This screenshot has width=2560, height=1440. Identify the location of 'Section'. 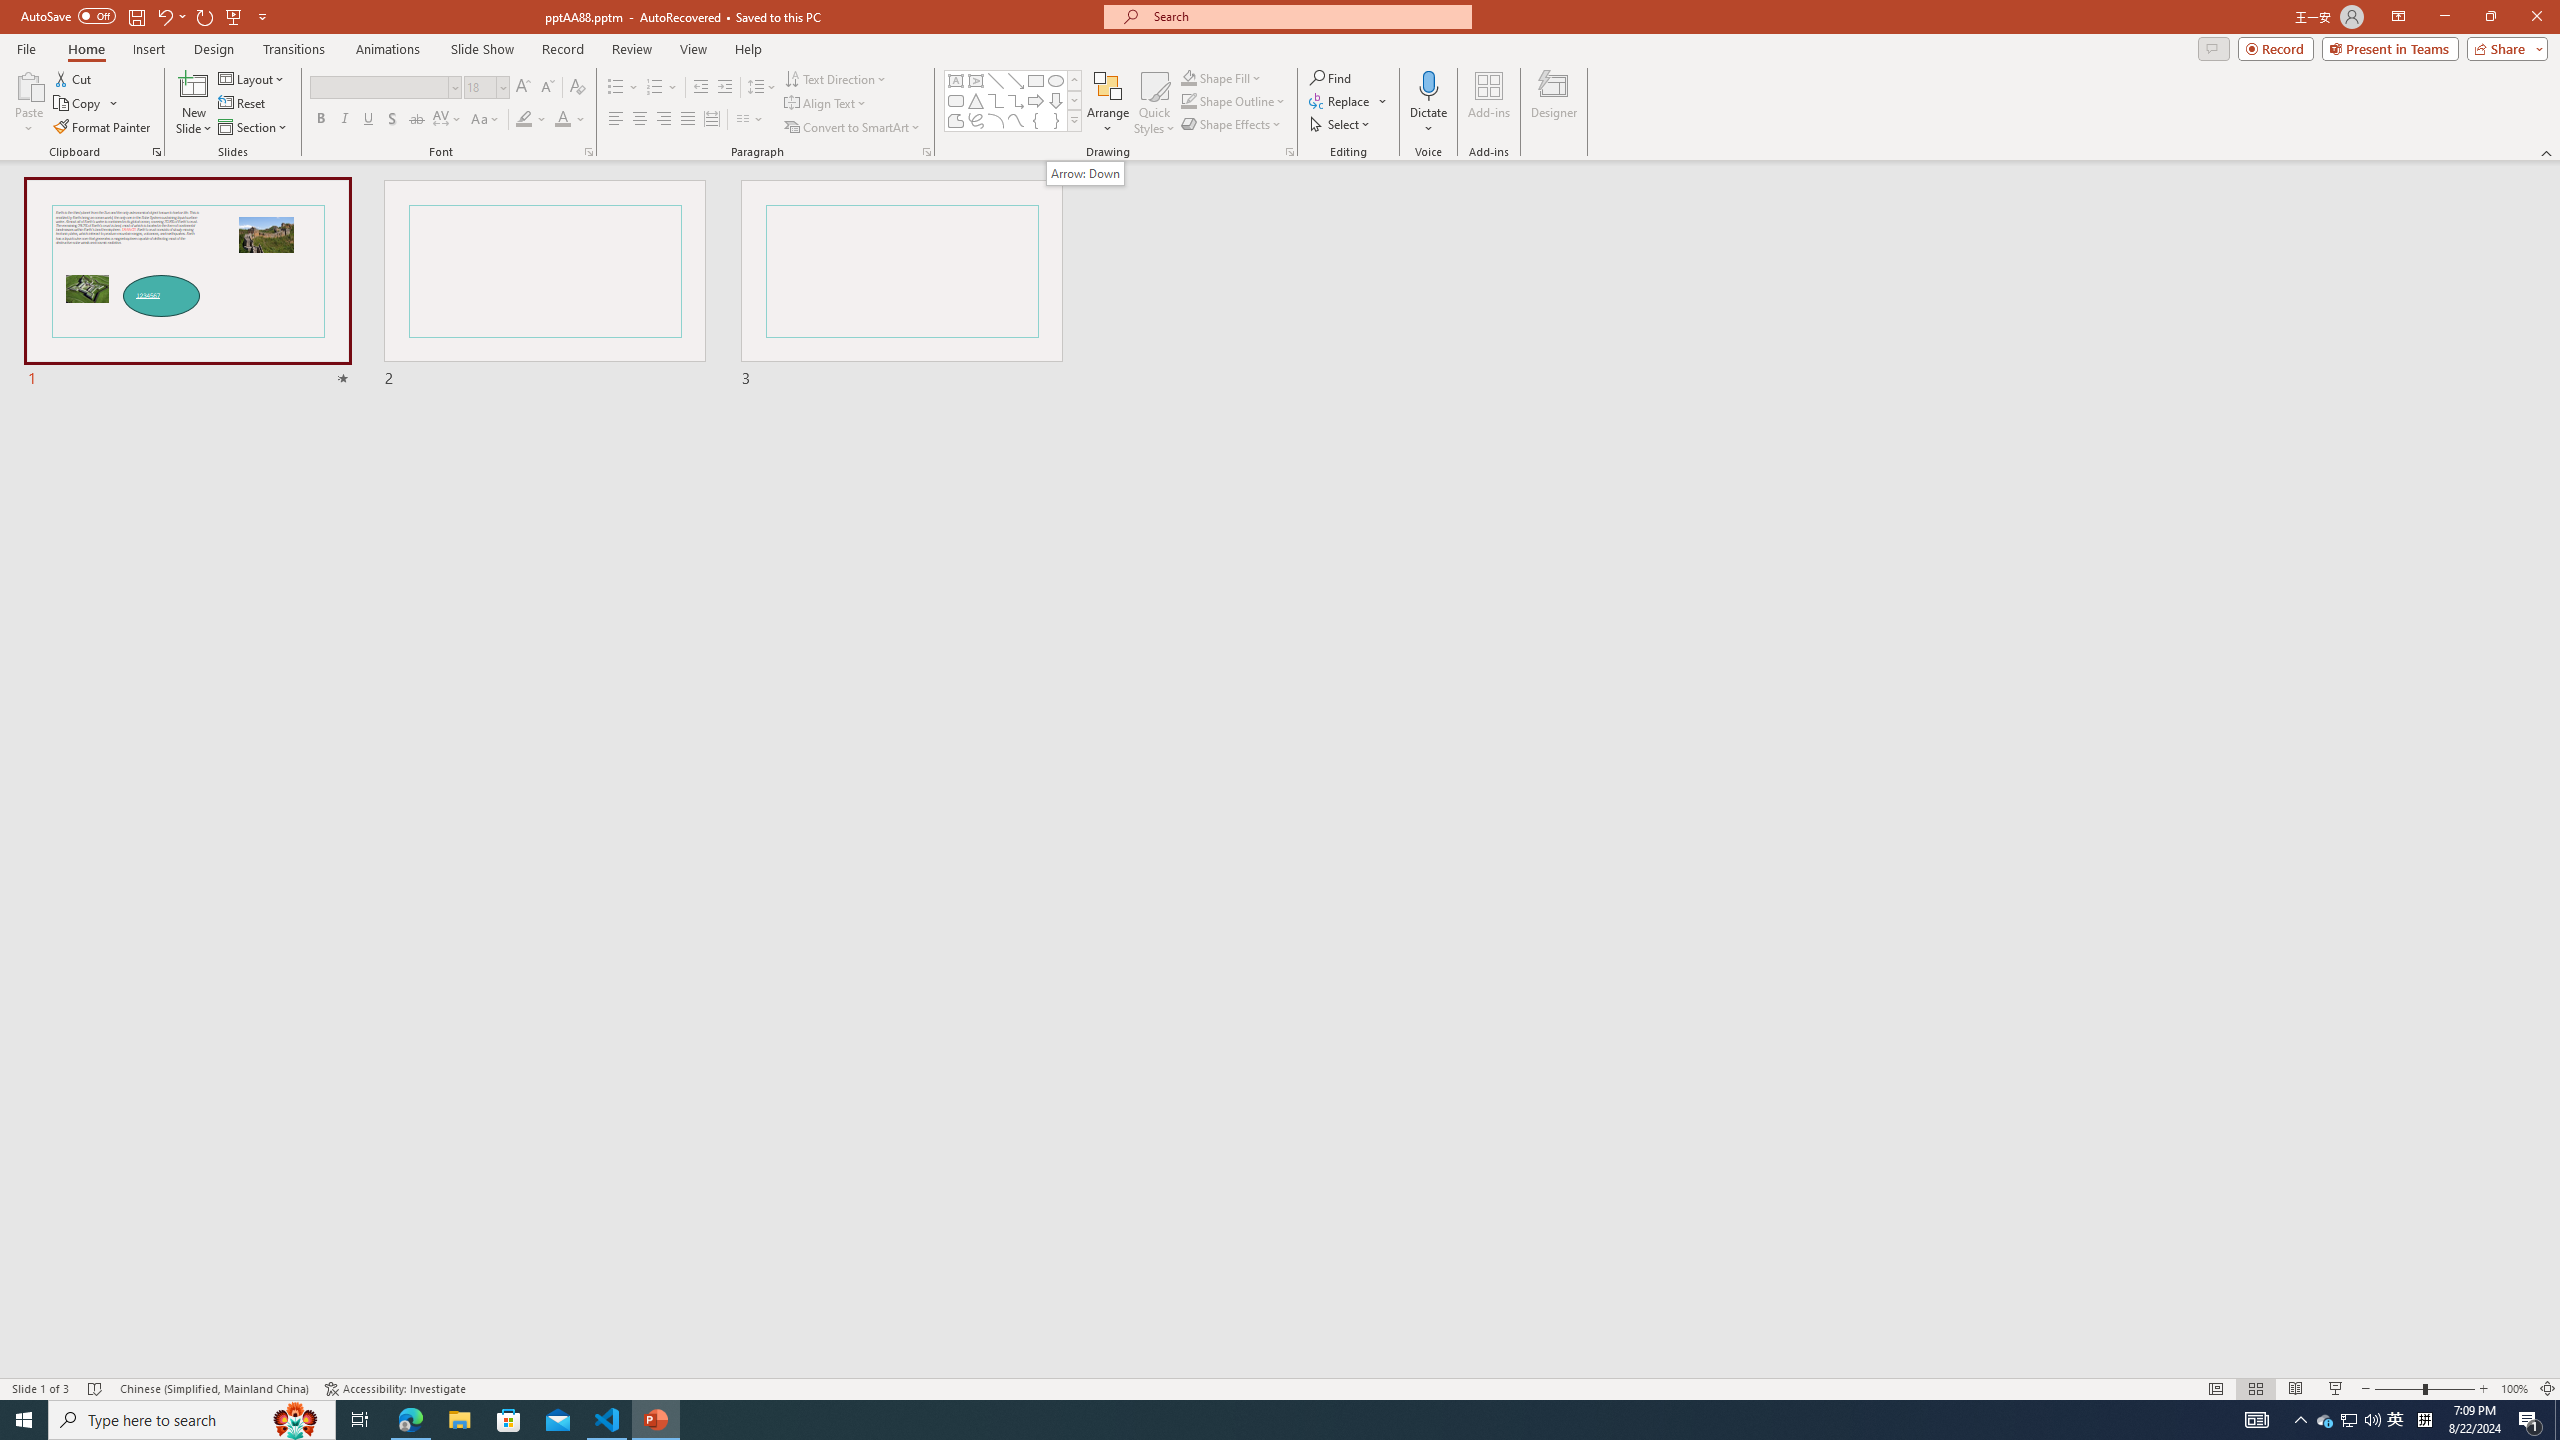
(253, 127).